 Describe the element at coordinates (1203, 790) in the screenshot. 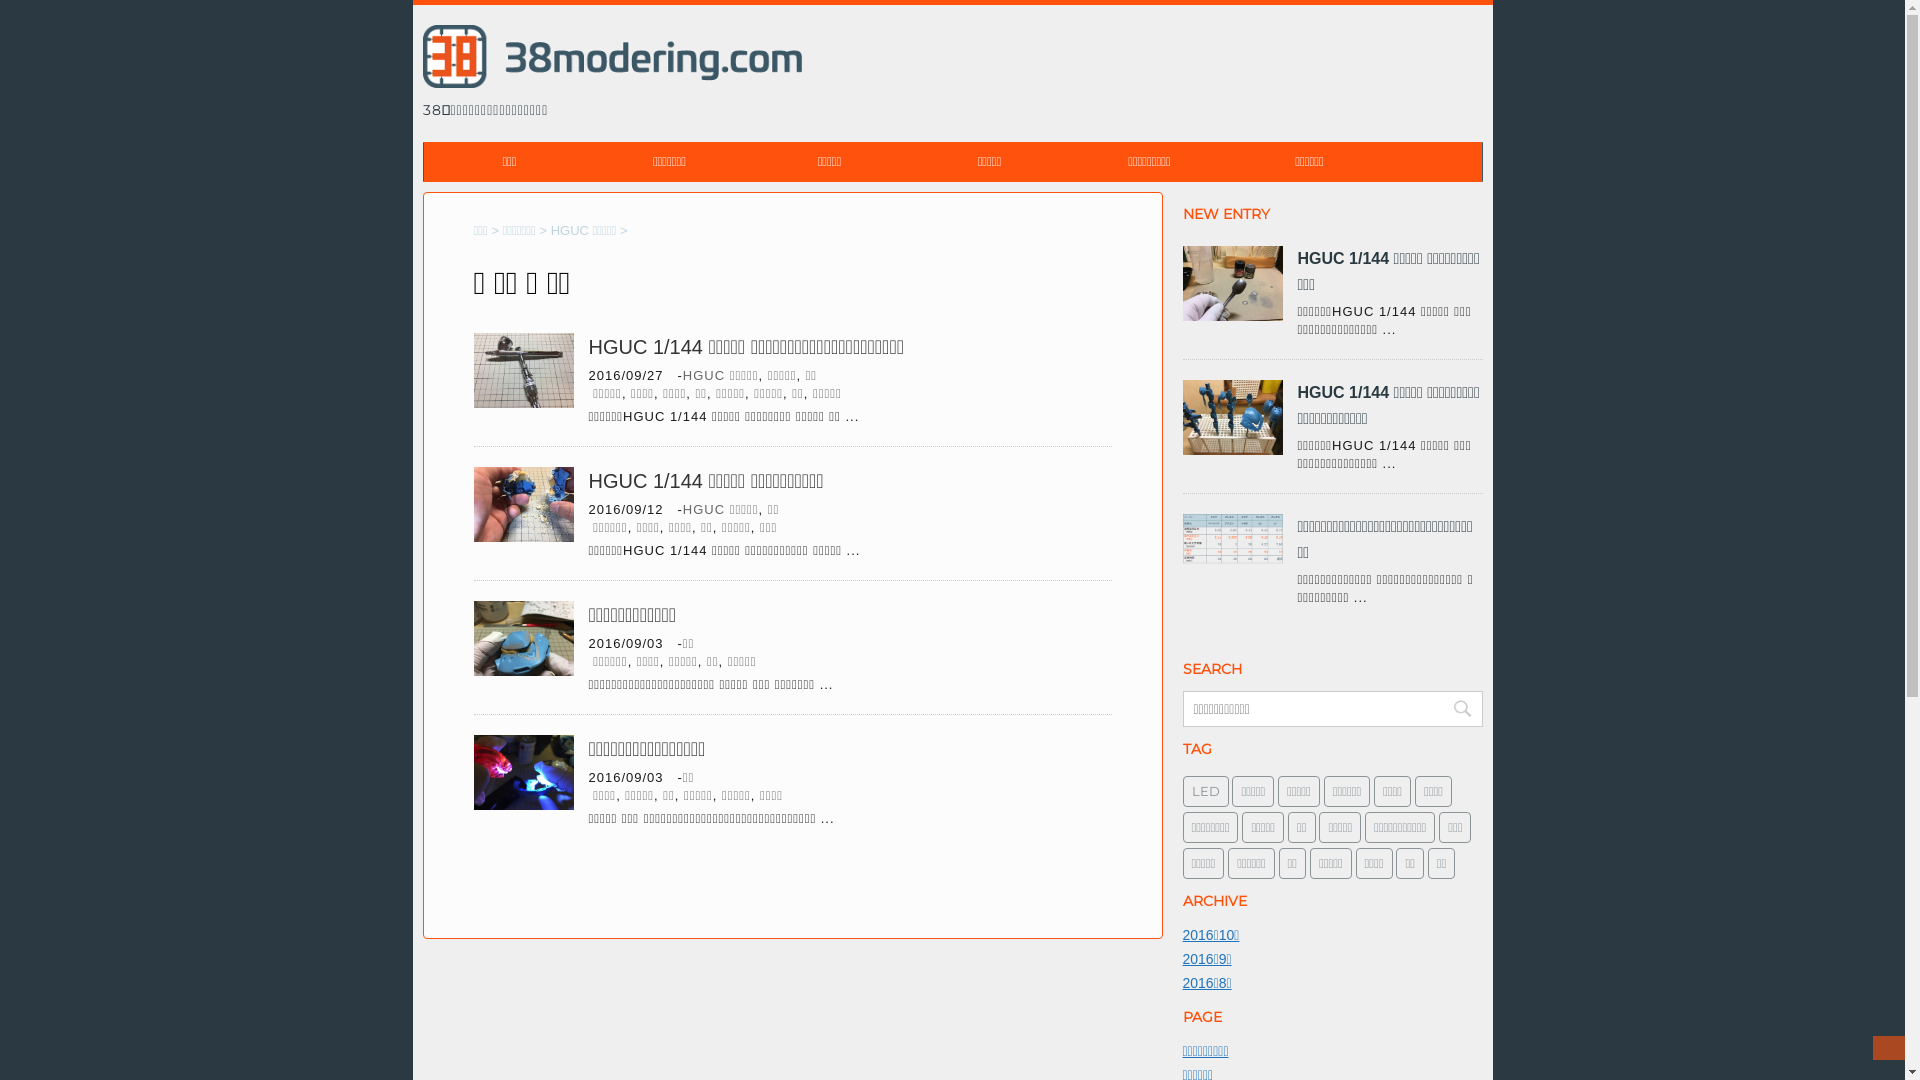

I see `'LED'` at that location.